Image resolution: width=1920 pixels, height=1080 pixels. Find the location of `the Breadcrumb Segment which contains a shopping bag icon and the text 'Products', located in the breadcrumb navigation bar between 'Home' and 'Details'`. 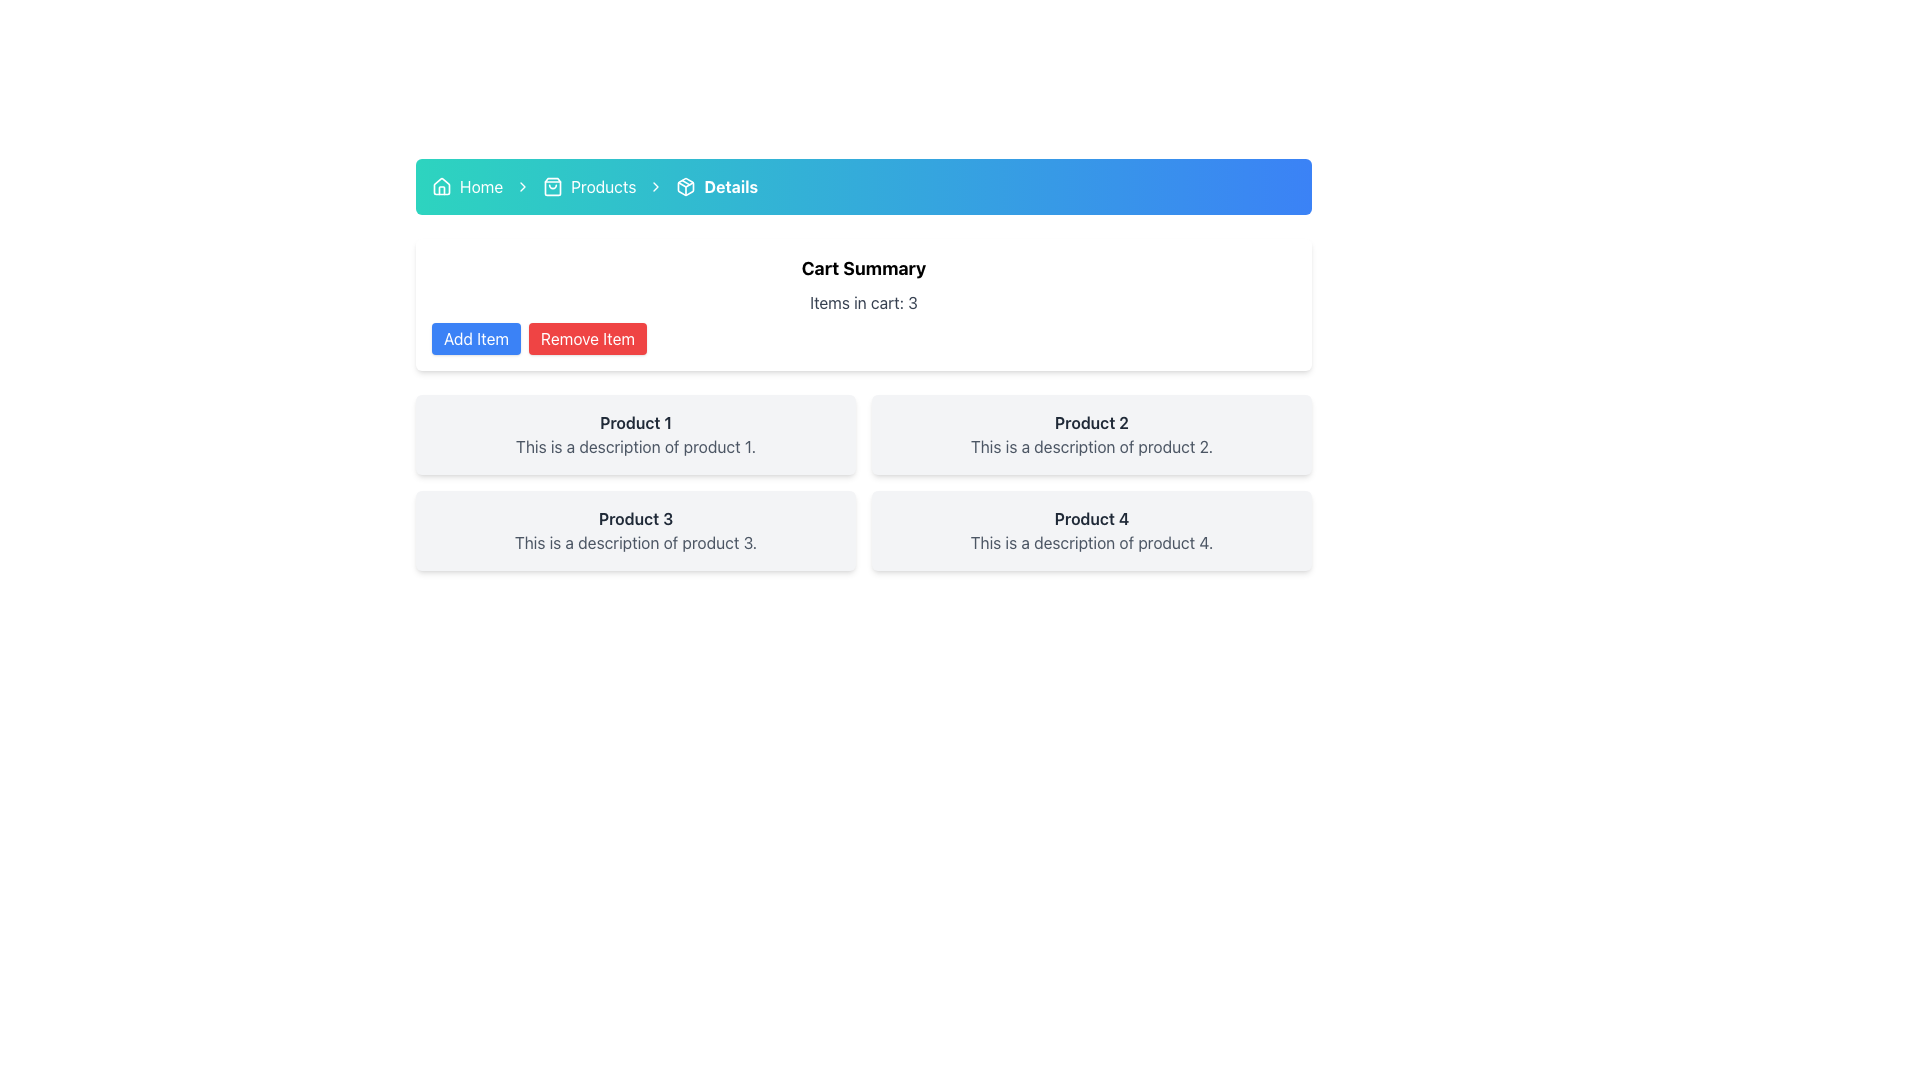

the Breadcrumb Segment which contains a shopping bag icon and the text 'Products', located in the breadcrumb navigation bar between 'Home' and 'Details' is located at coordinates (588, 186).